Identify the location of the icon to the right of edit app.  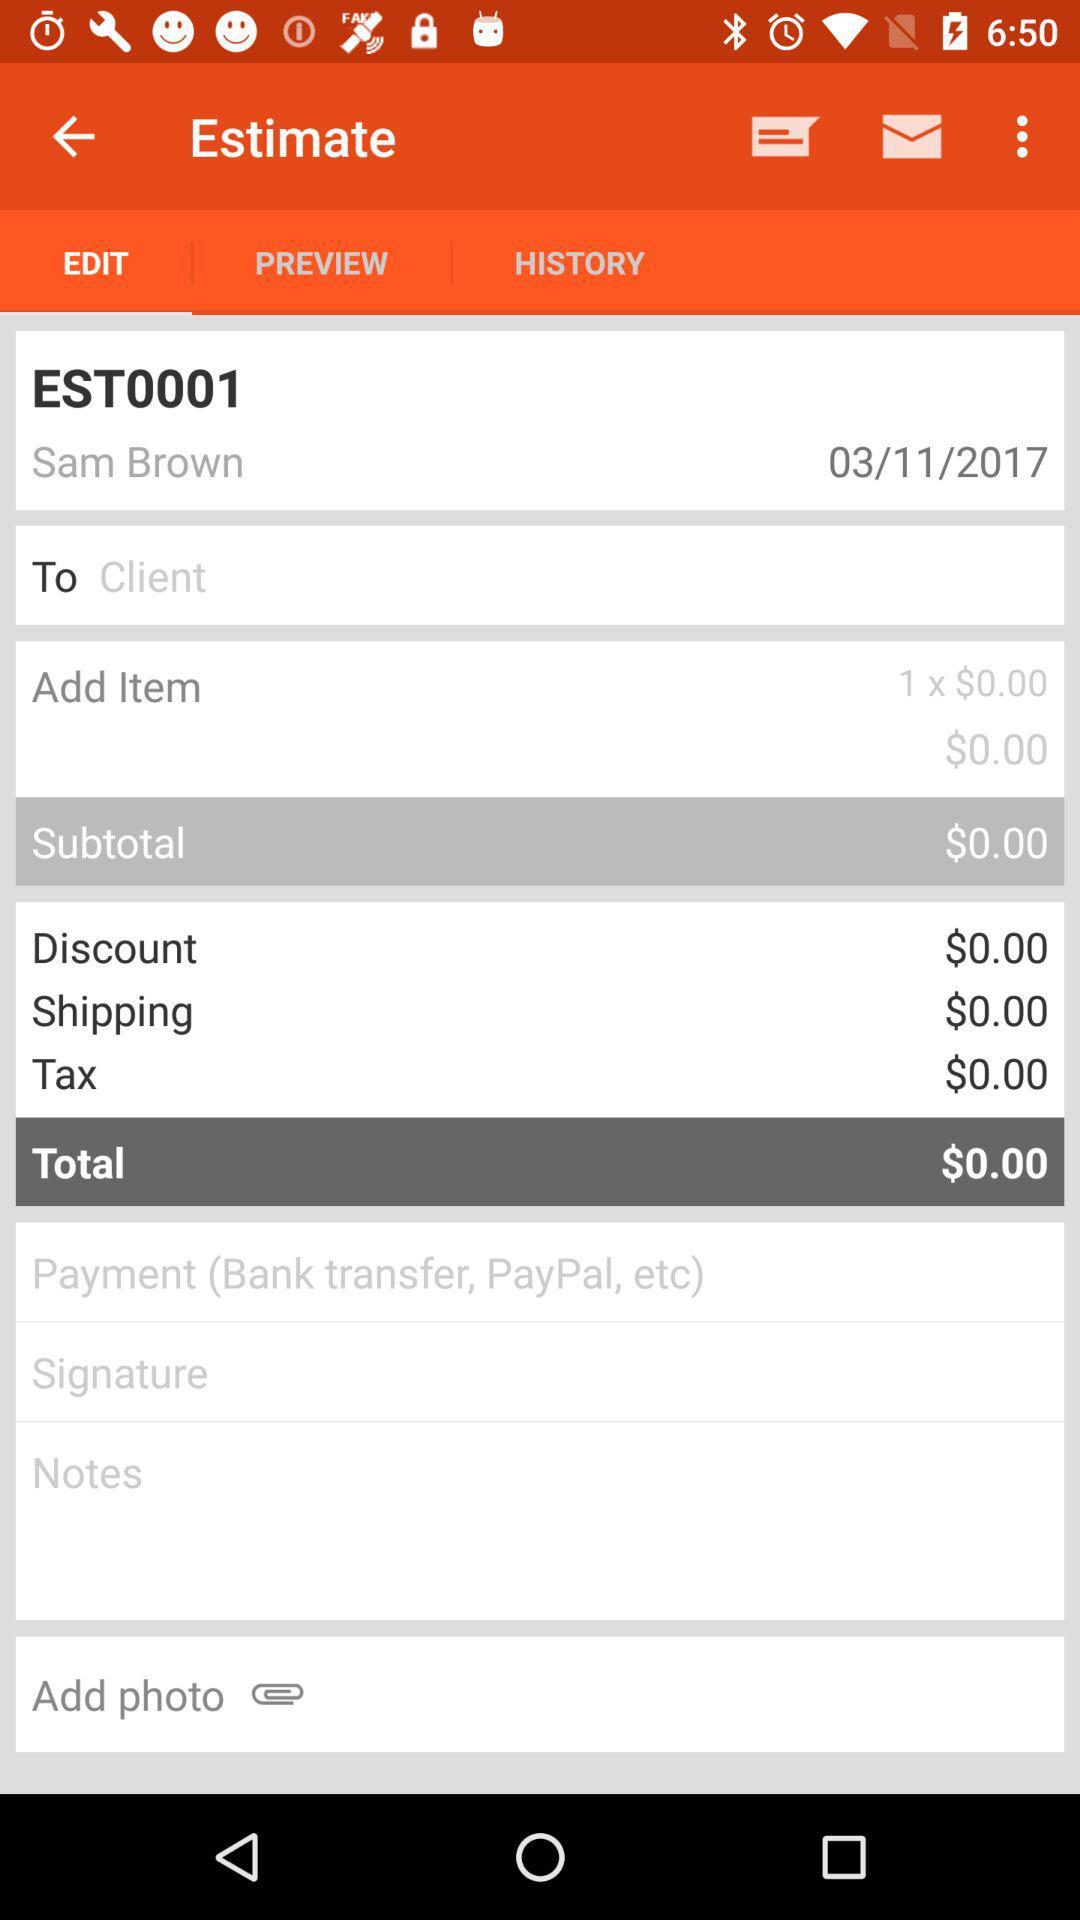
(320, 261).